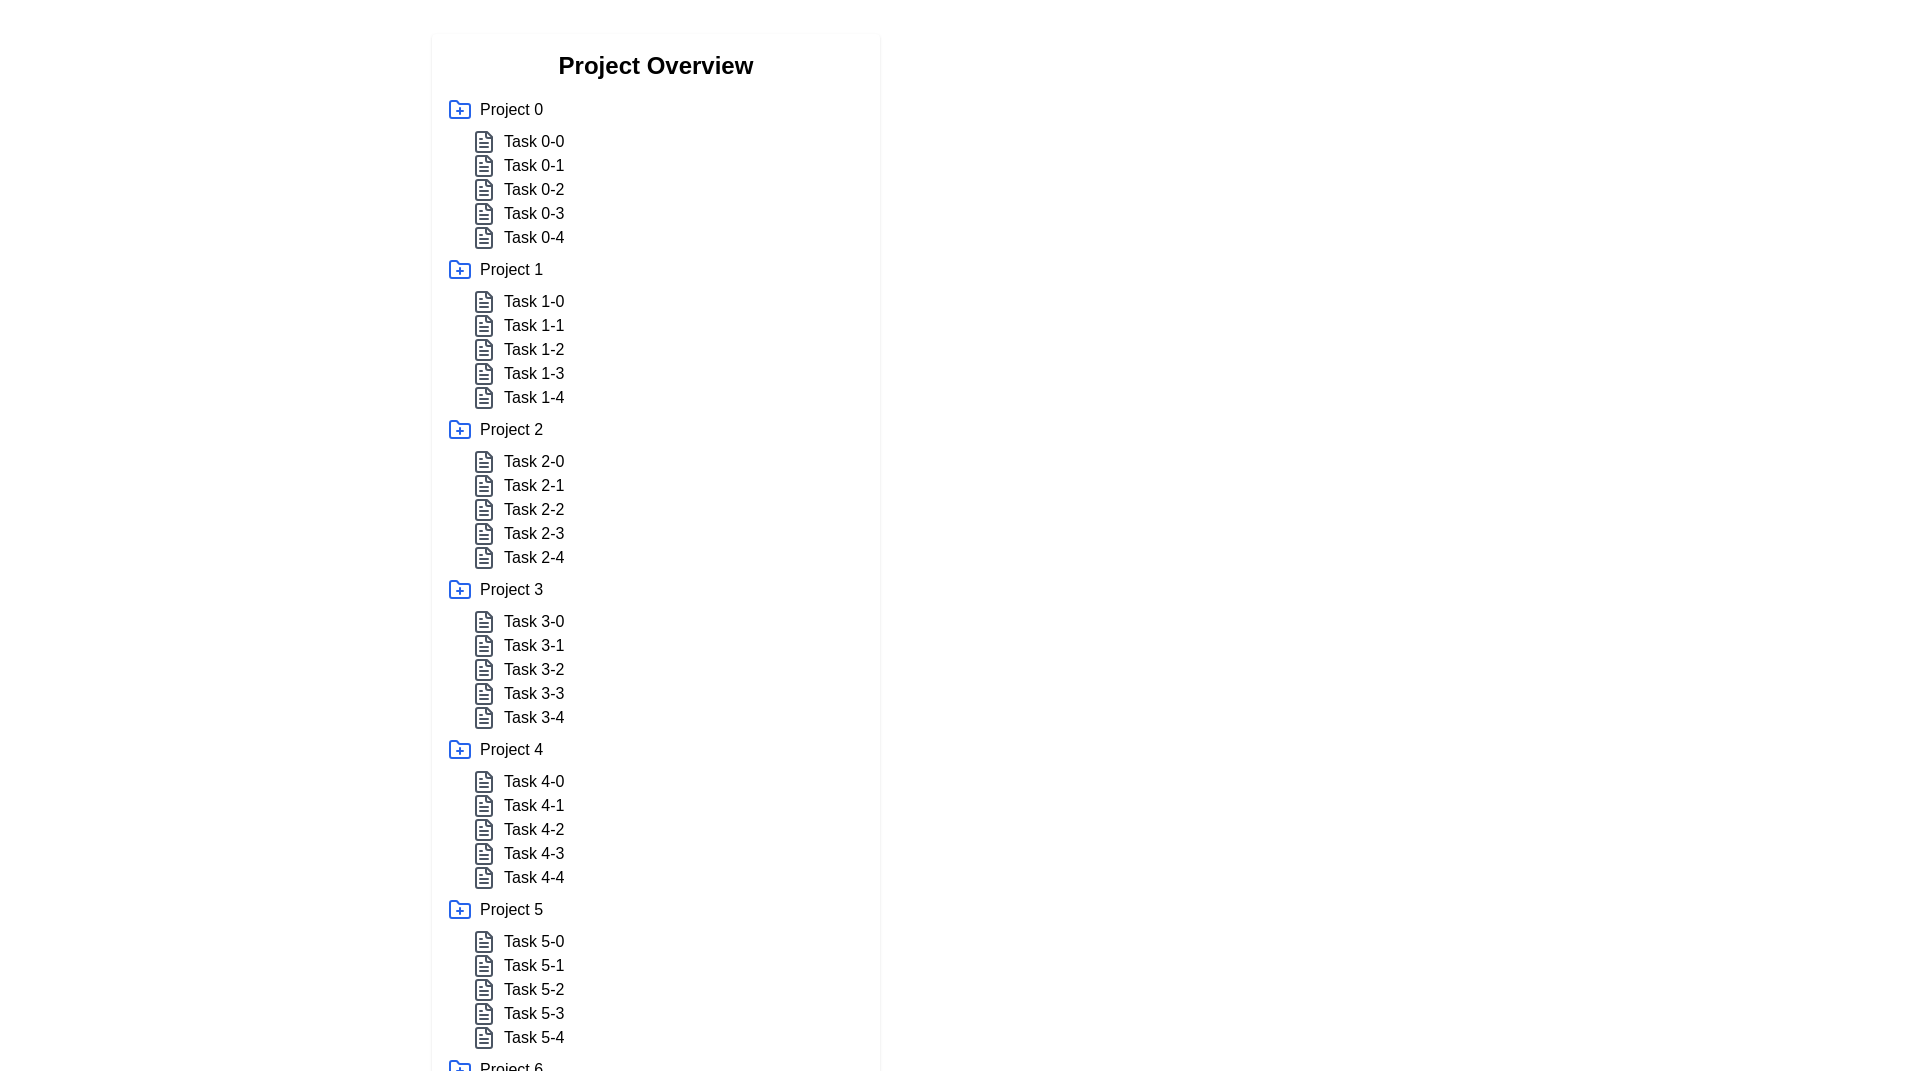  I want to click on the 'Task 1-4' text label for selection or navigation within the project outline under 'Project 1', so click(534, 397).